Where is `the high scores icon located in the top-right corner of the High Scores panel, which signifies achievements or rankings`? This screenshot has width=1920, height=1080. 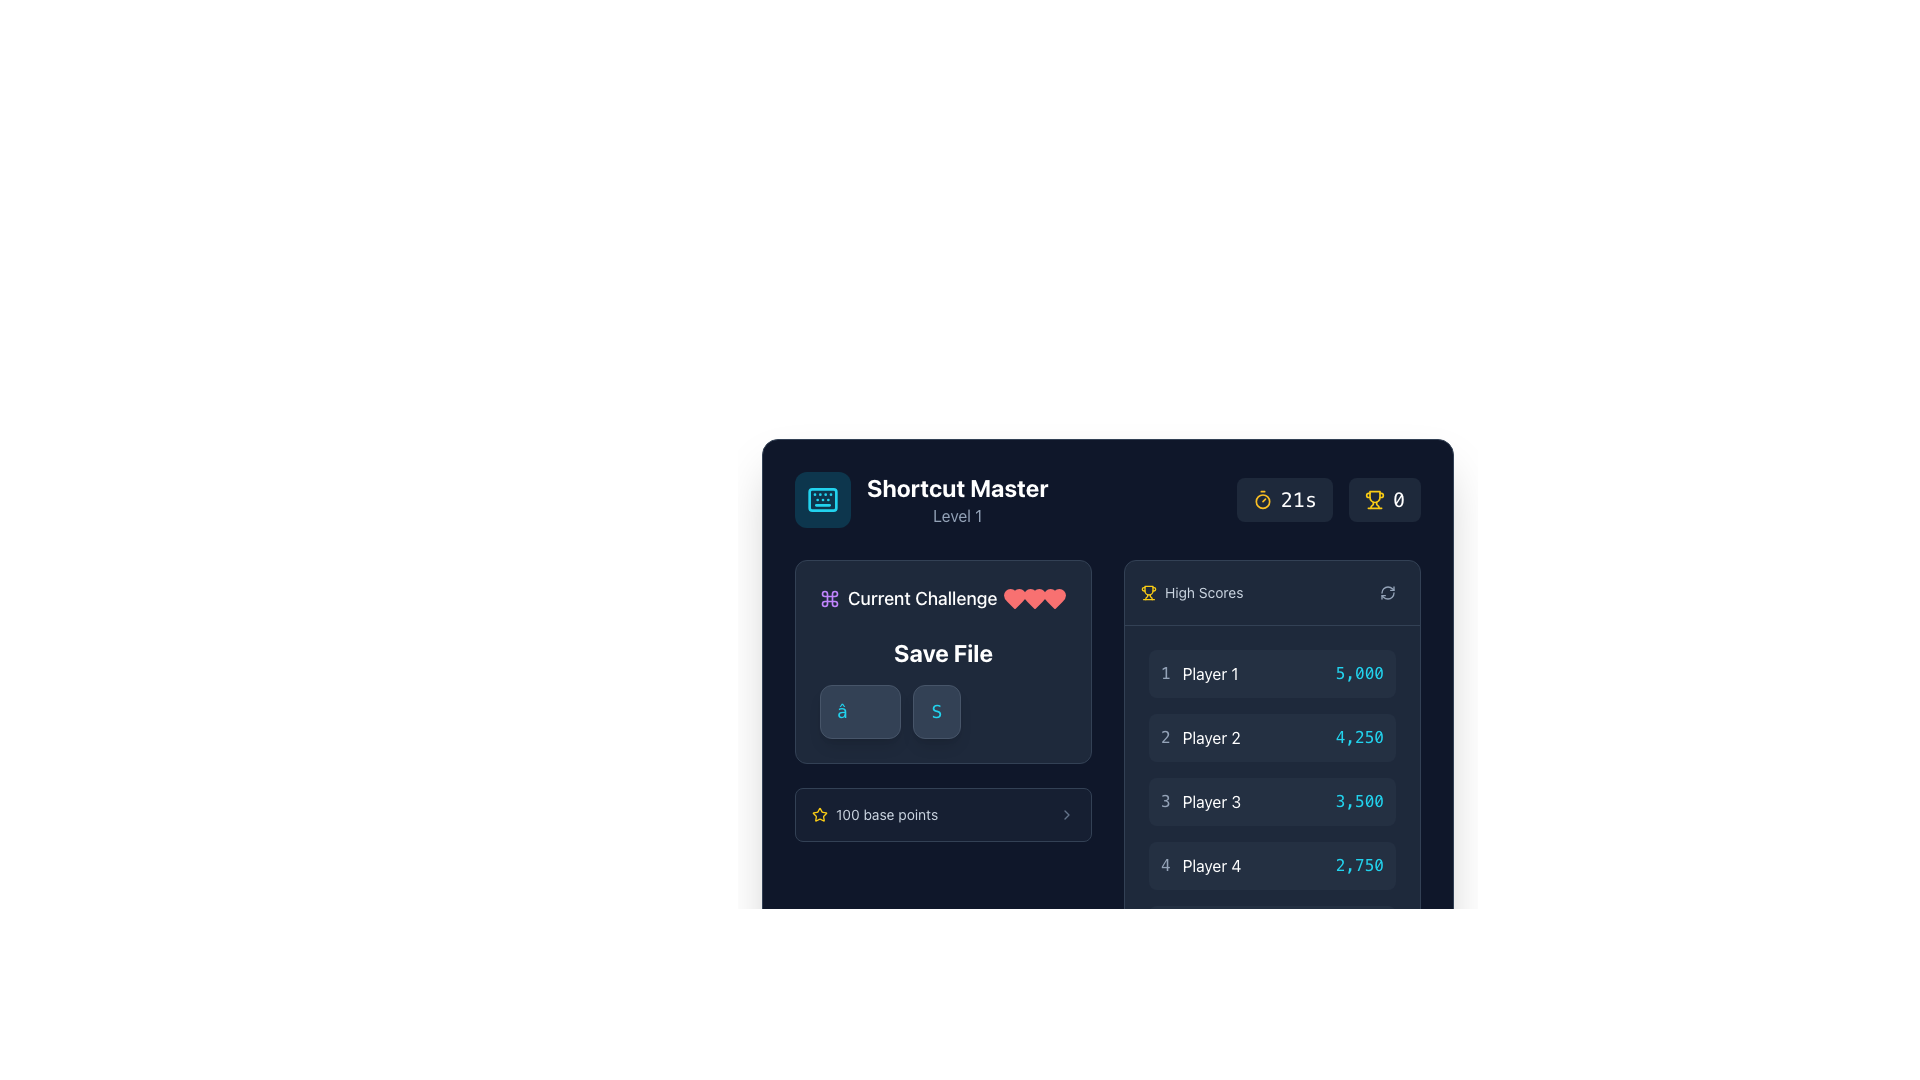
the high scores icon located in the top-right corner of the High Scores panel, which signifies achievements or rankings is located at coordinates (1148, 589).